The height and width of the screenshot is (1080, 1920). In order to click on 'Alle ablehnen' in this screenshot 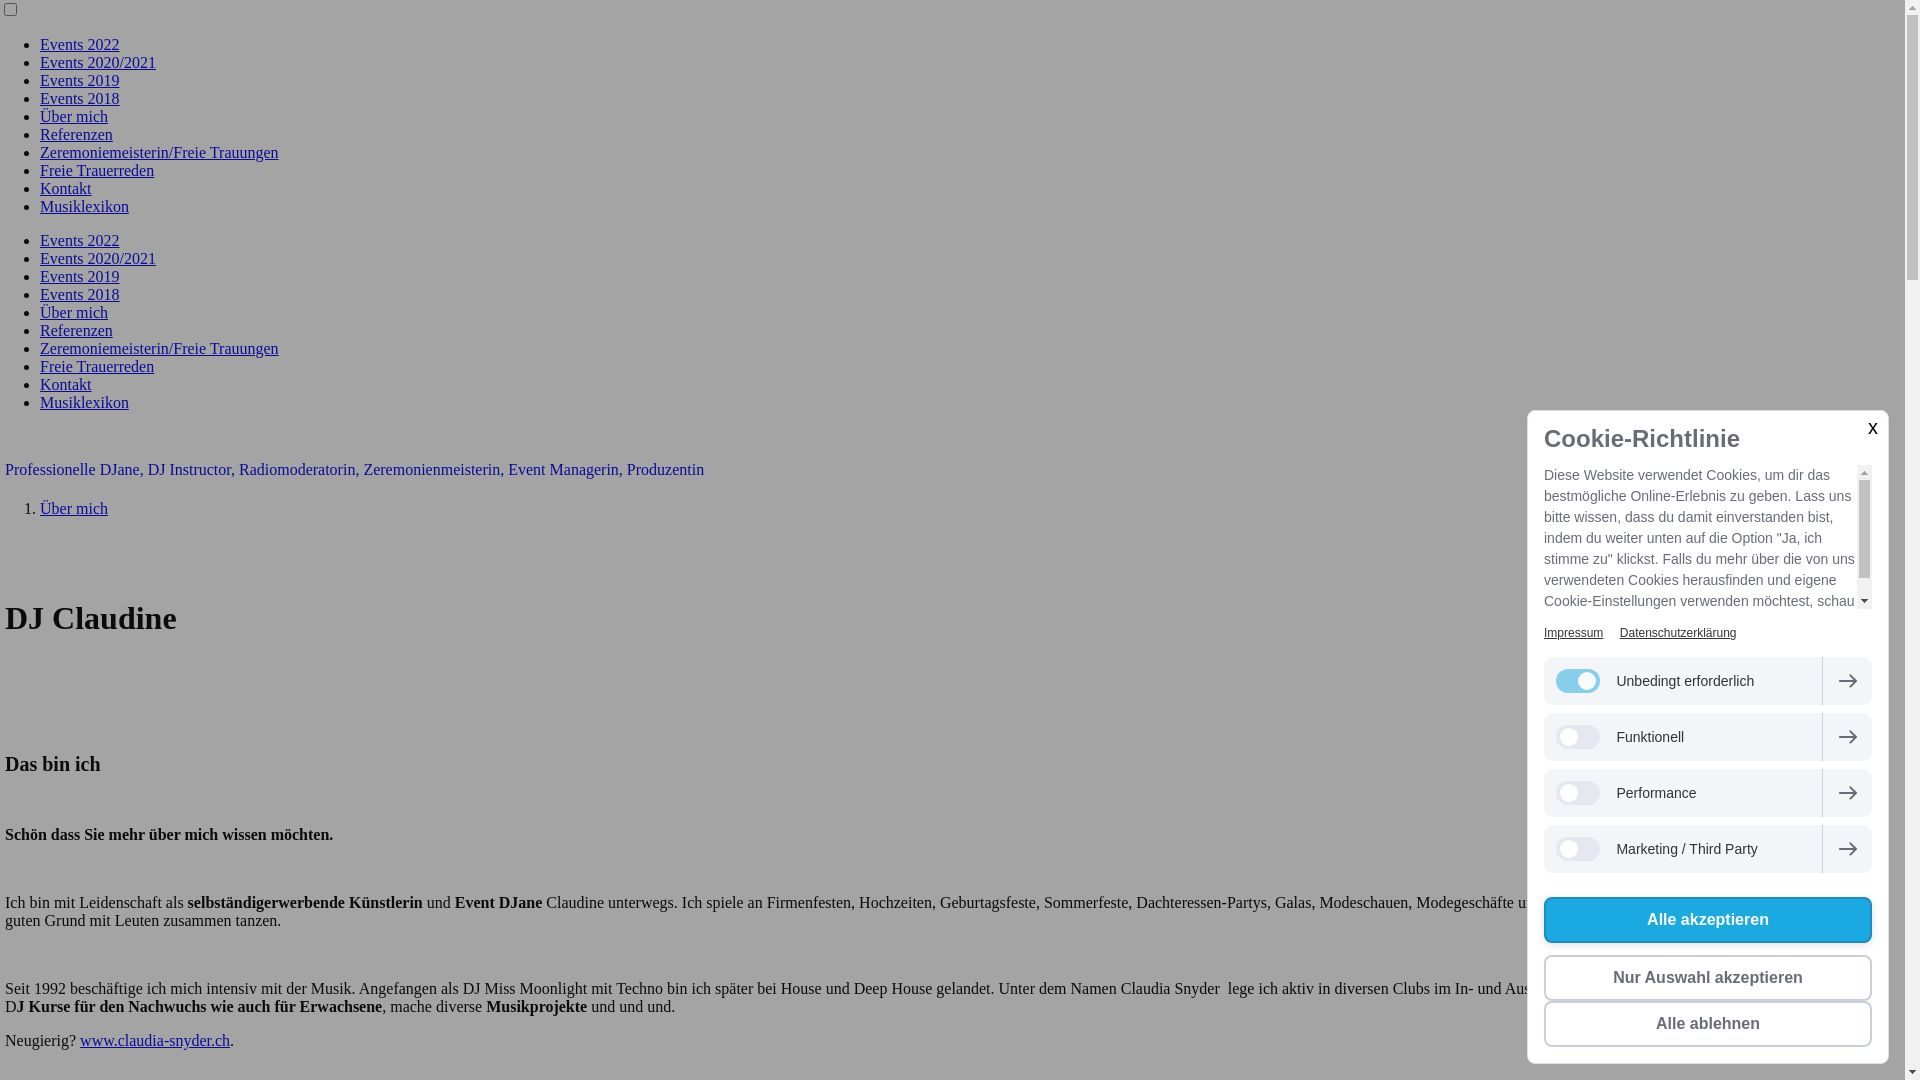, I will do `click(1543, 1023)`.